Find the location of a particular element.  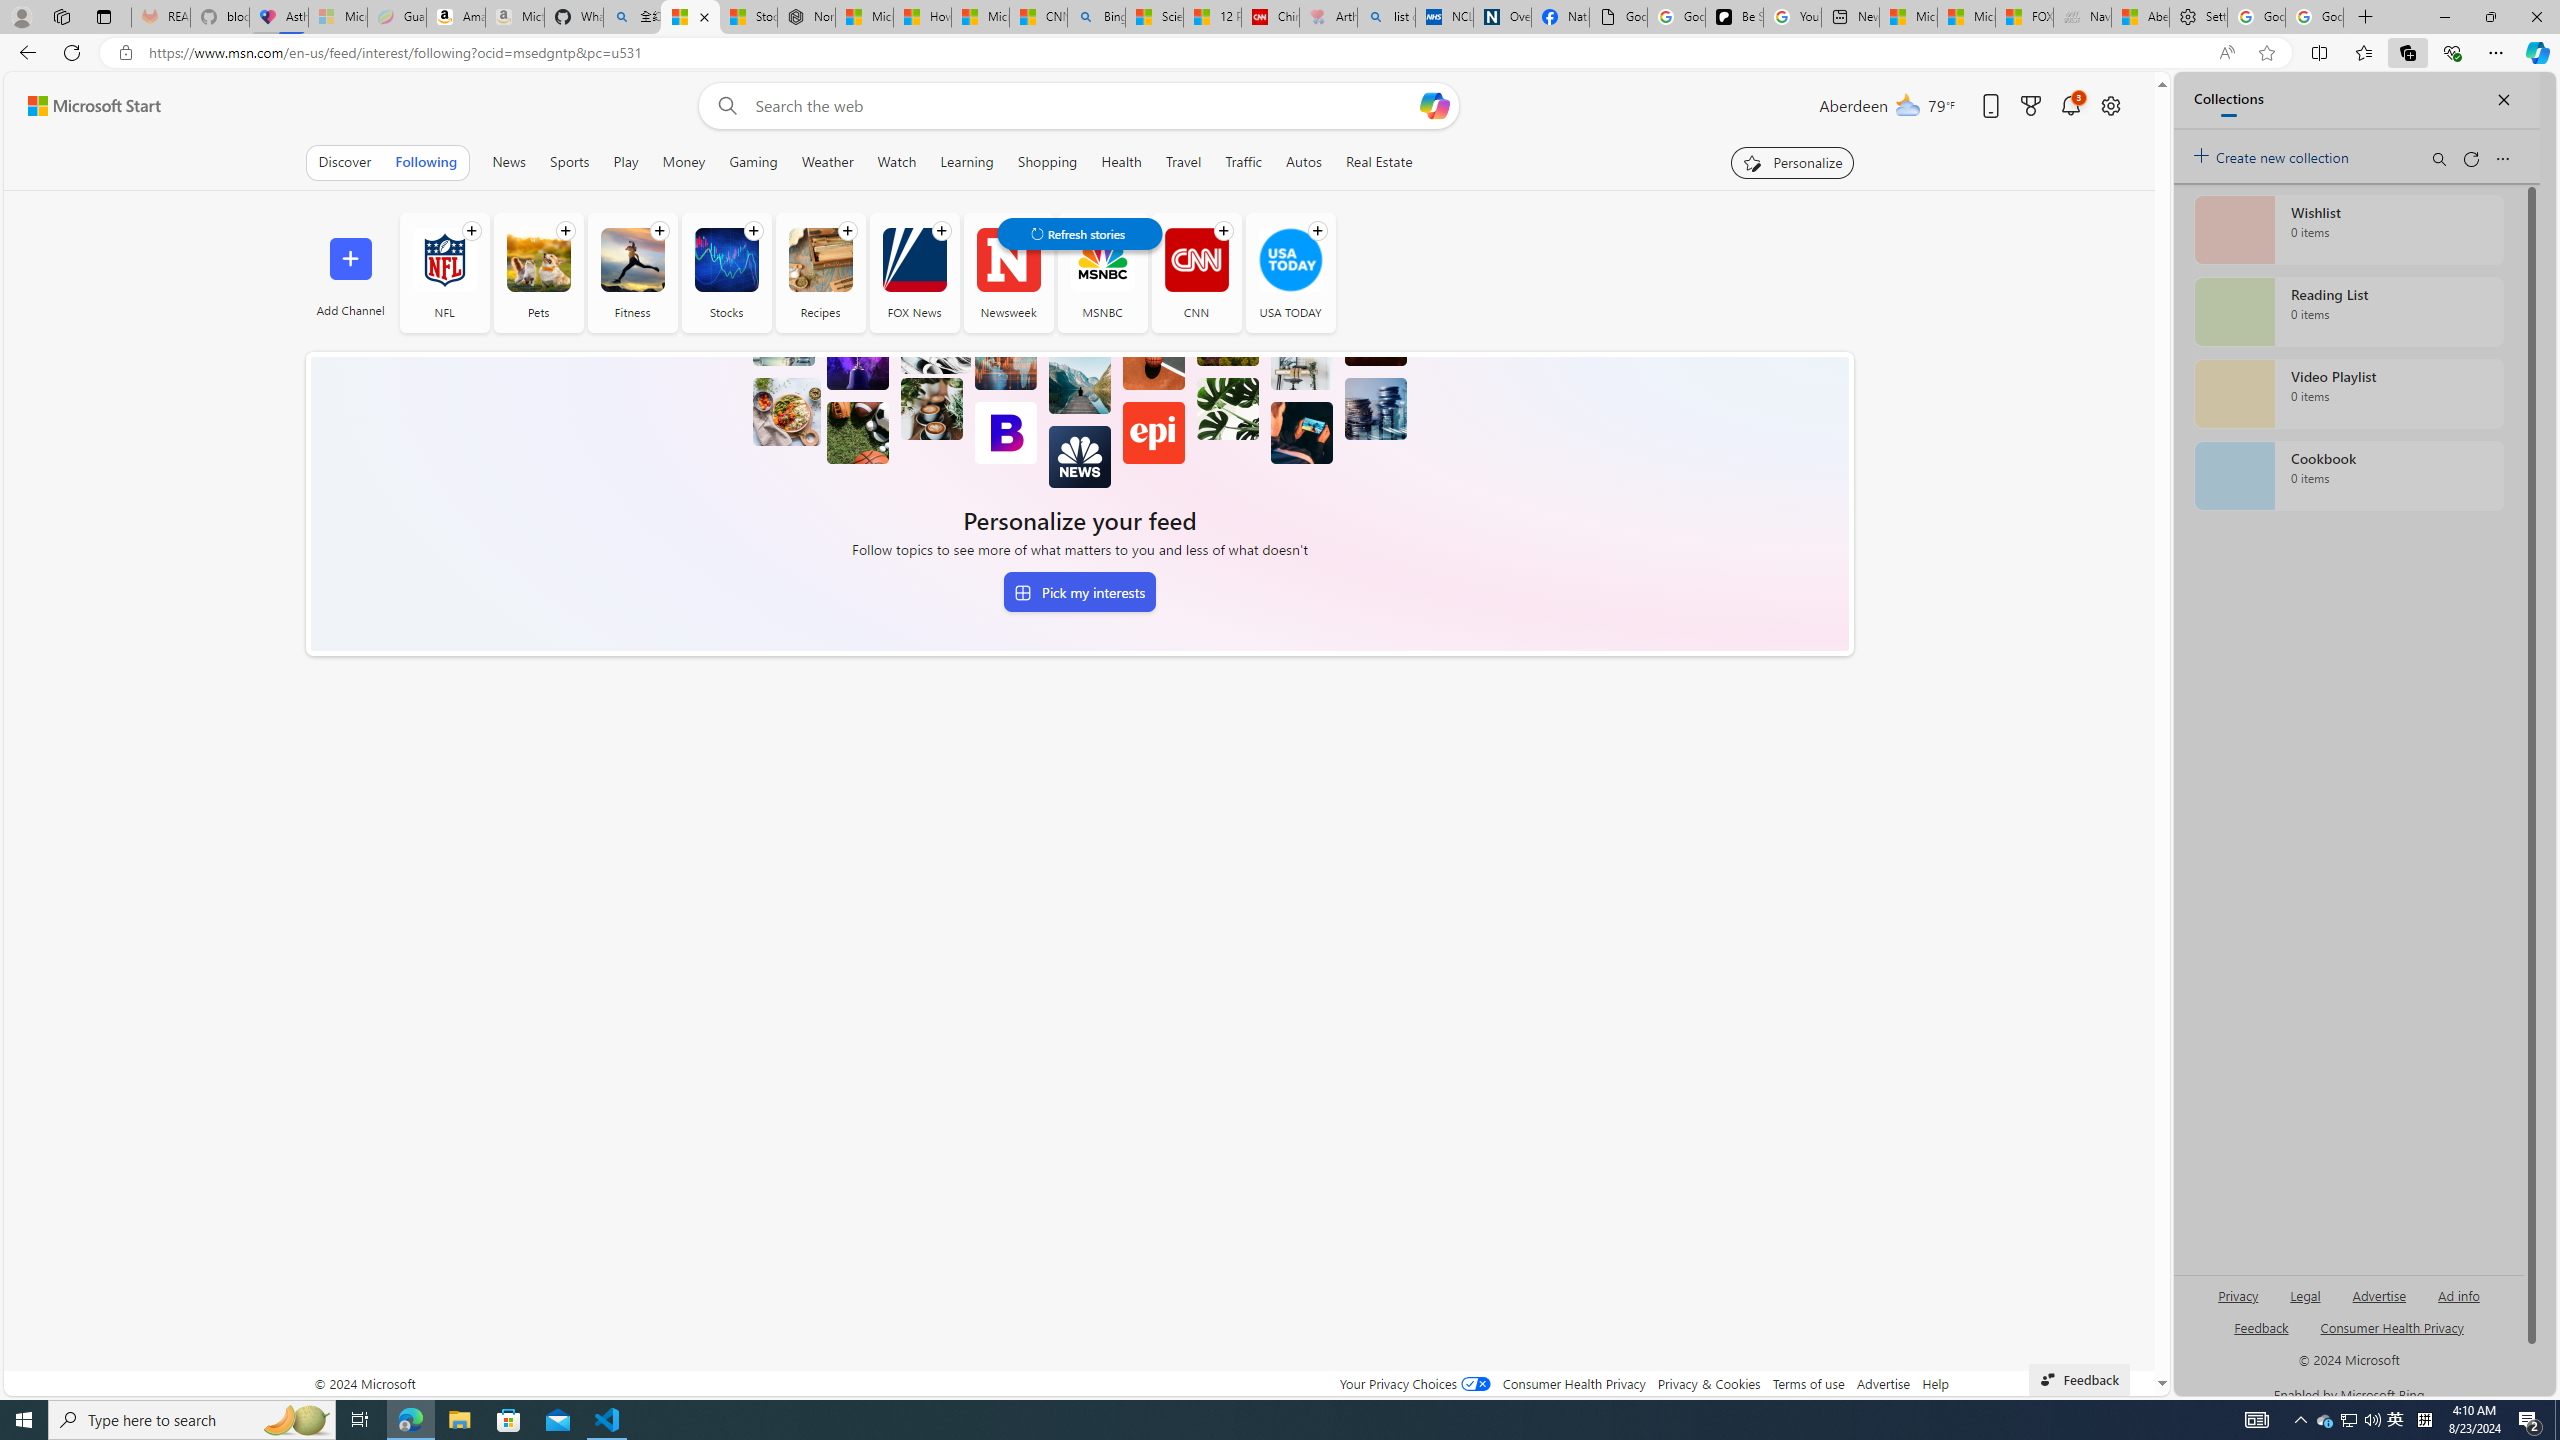

'Pets' is located at coordinates (538, 258).